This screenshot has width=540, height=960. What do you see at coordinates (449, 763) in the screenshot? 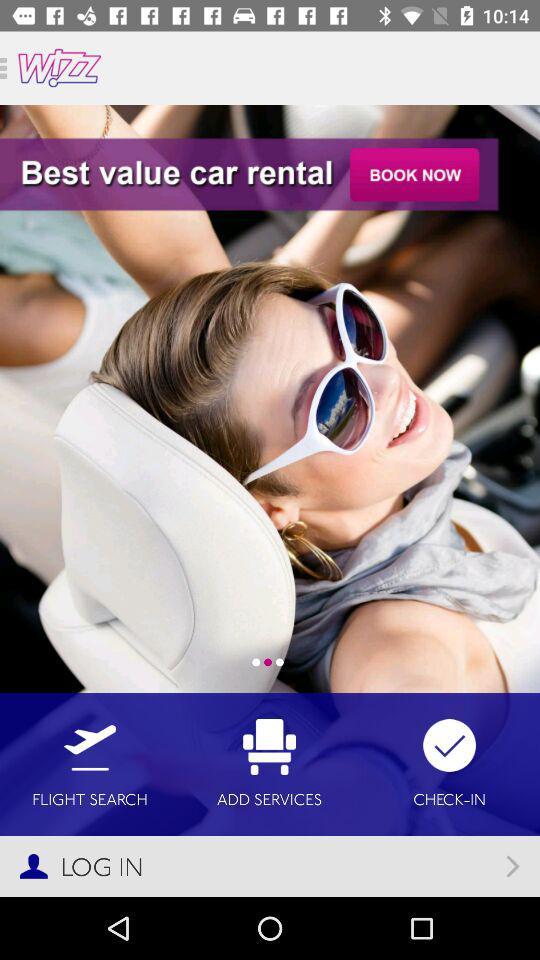
I see `the check-in` at bounding box center [449, 763].